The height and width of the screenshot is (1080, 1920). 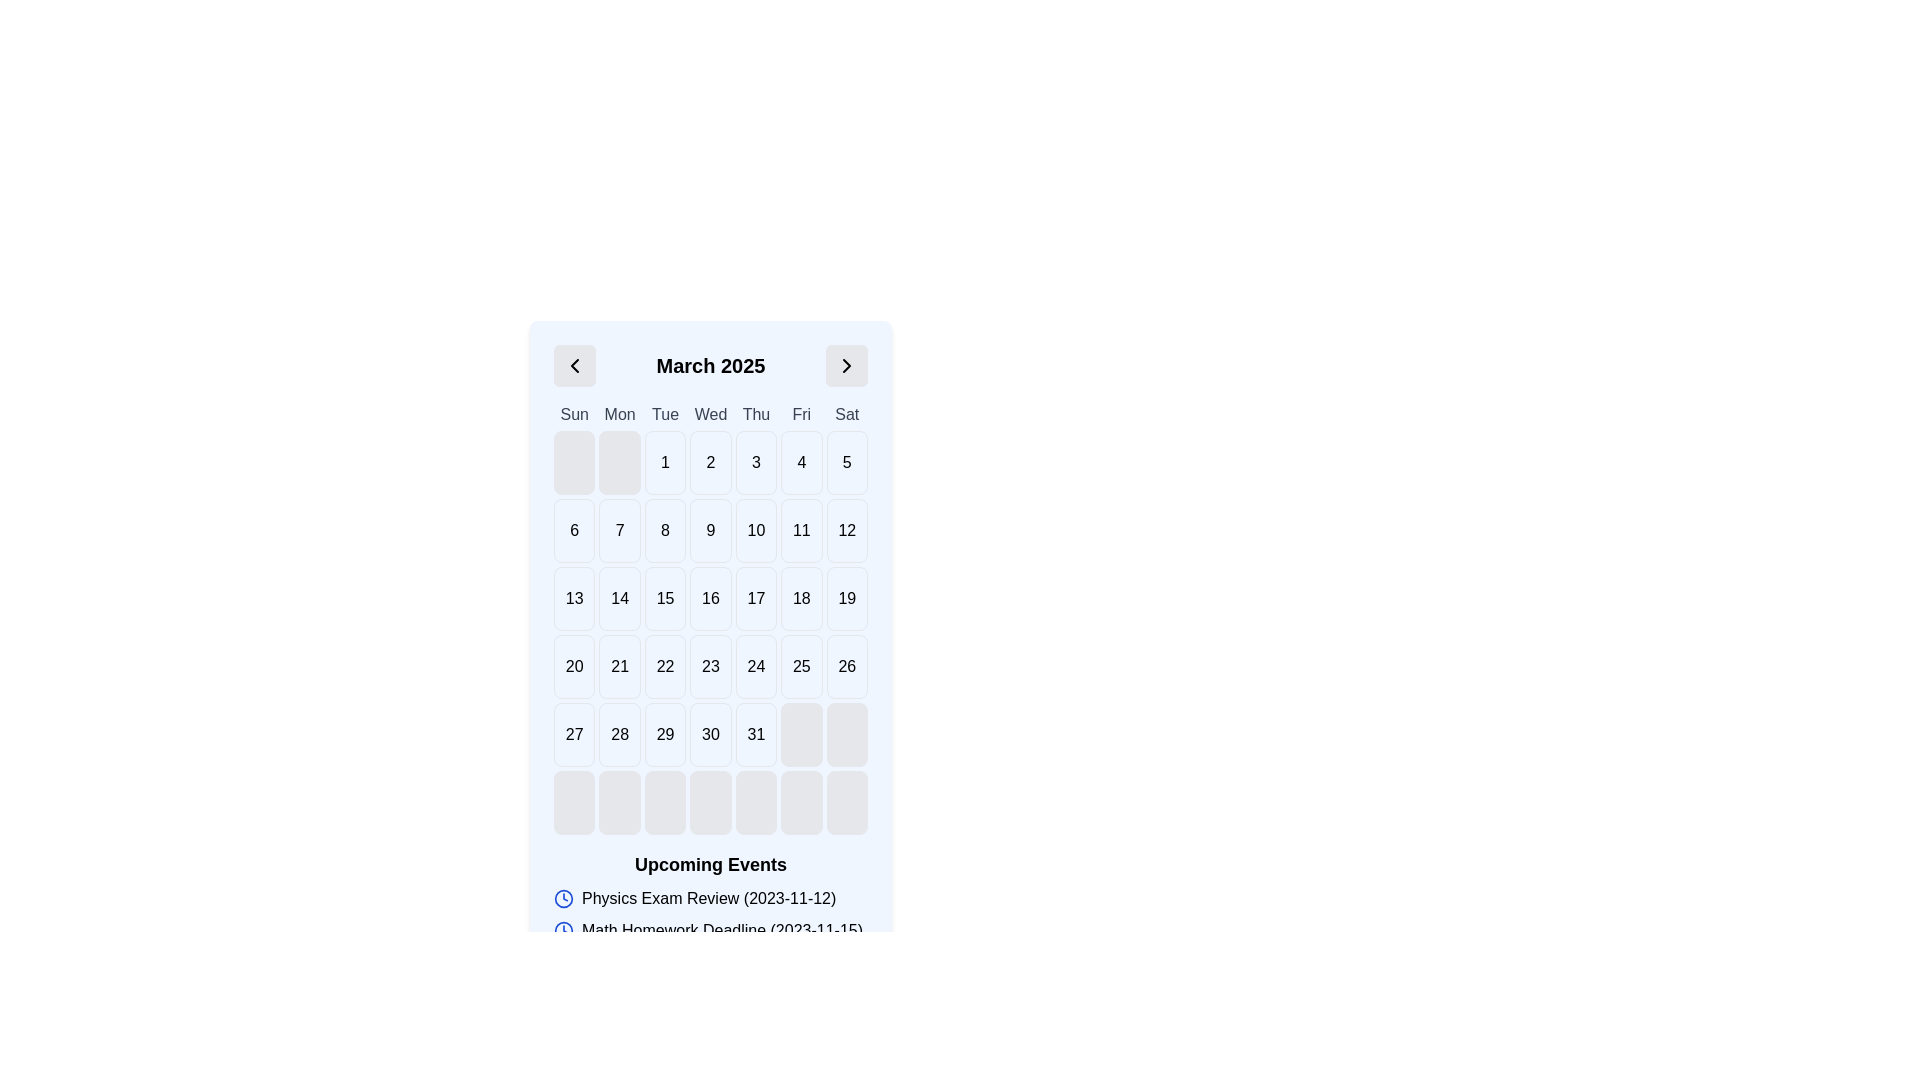 I want to click on the 'Math Homework Deadline (2023-11-15)' text element with a blue clock icon in the 'Upcoming Events' section, so click(x=710, y=930).